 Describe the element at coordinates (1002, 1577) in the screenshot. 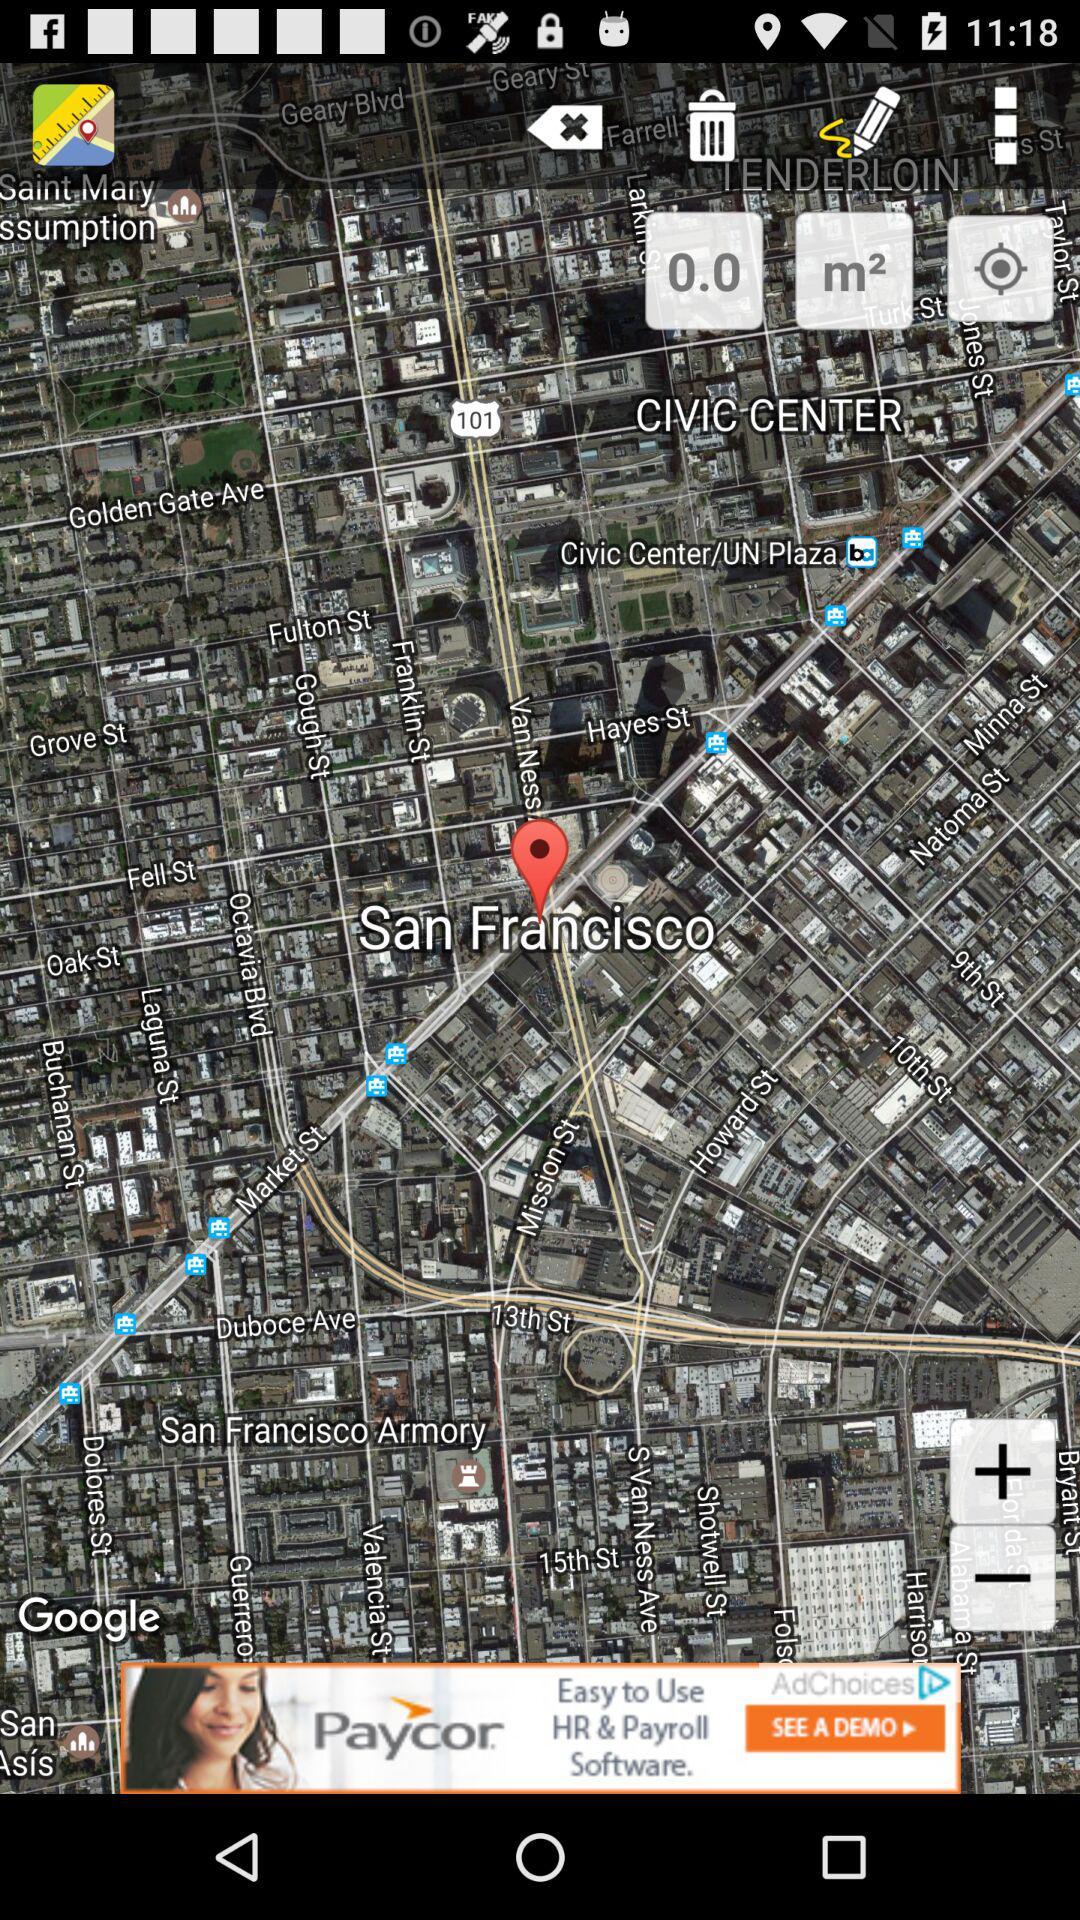

I see `zoom out map` at that location.